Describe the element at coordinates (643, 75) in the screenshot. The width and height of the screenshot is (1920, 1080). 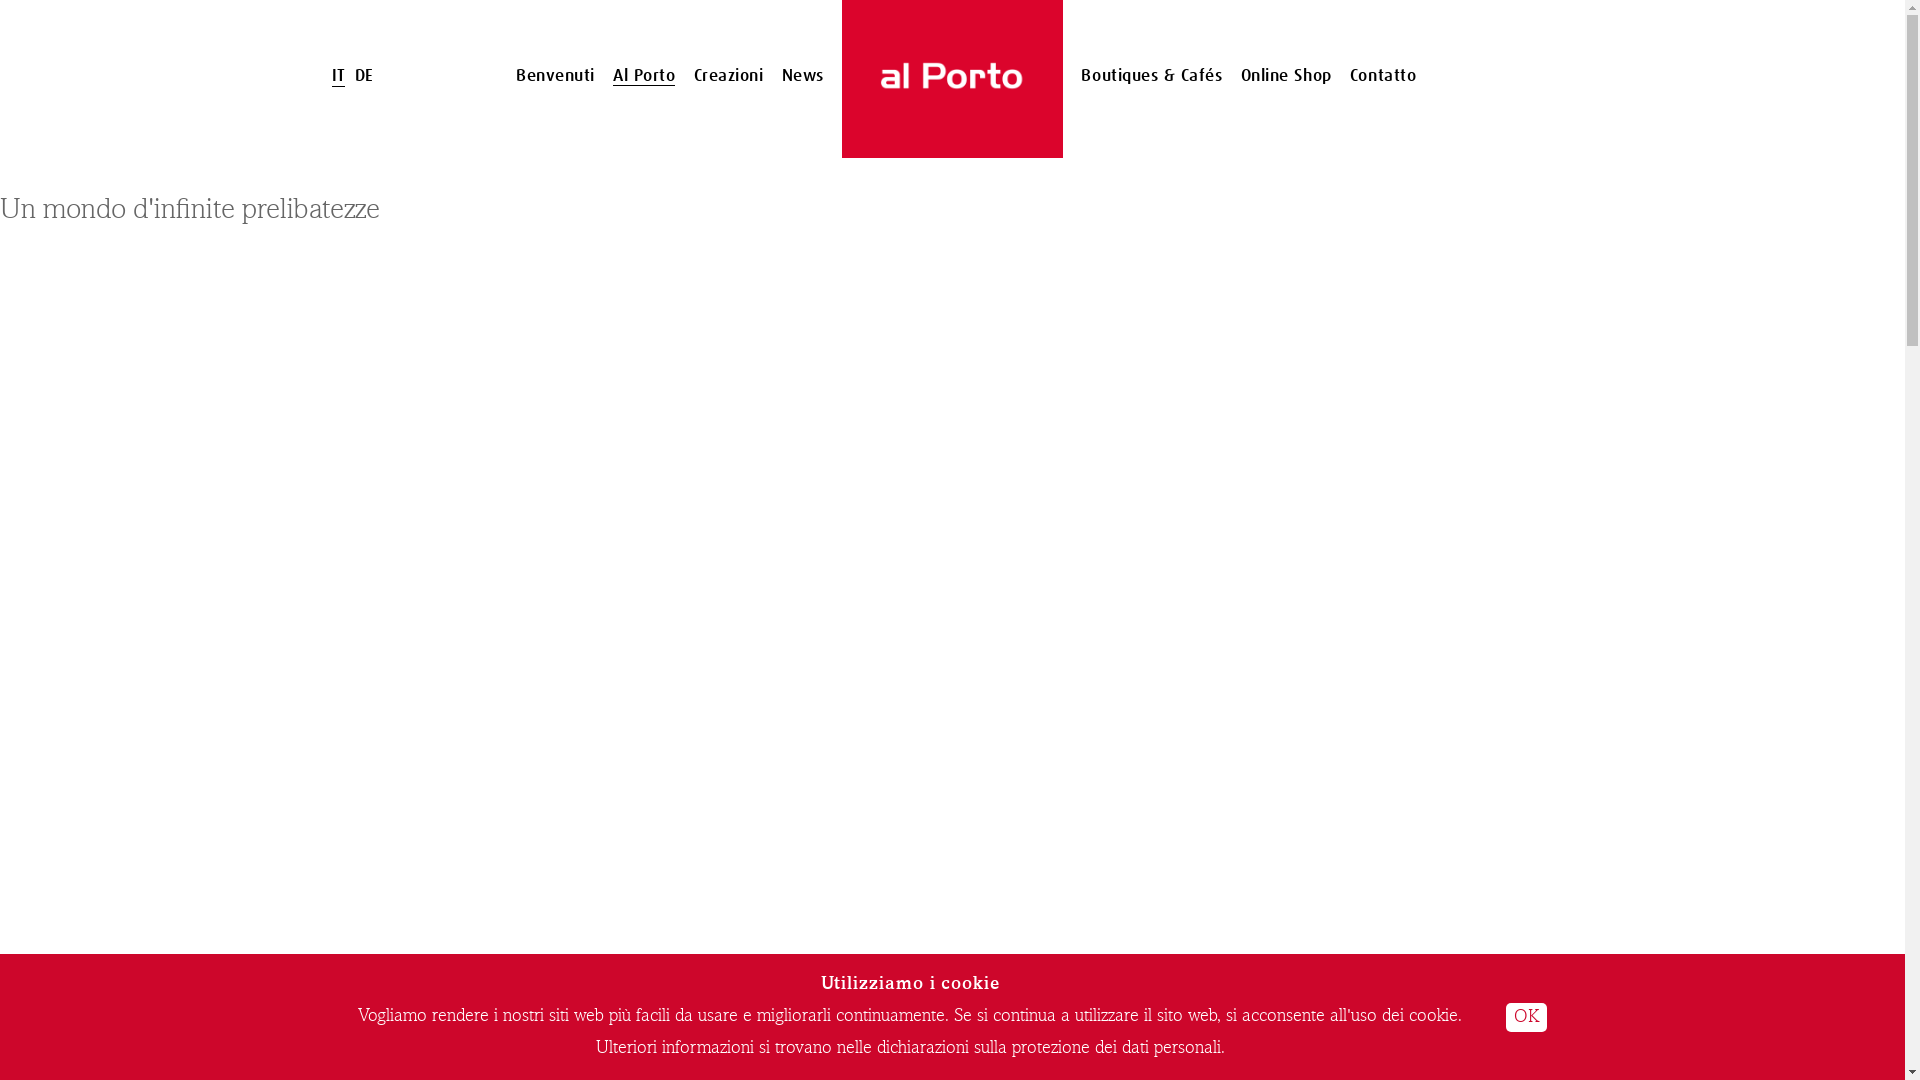
I see `'Al Porto'` at that location.